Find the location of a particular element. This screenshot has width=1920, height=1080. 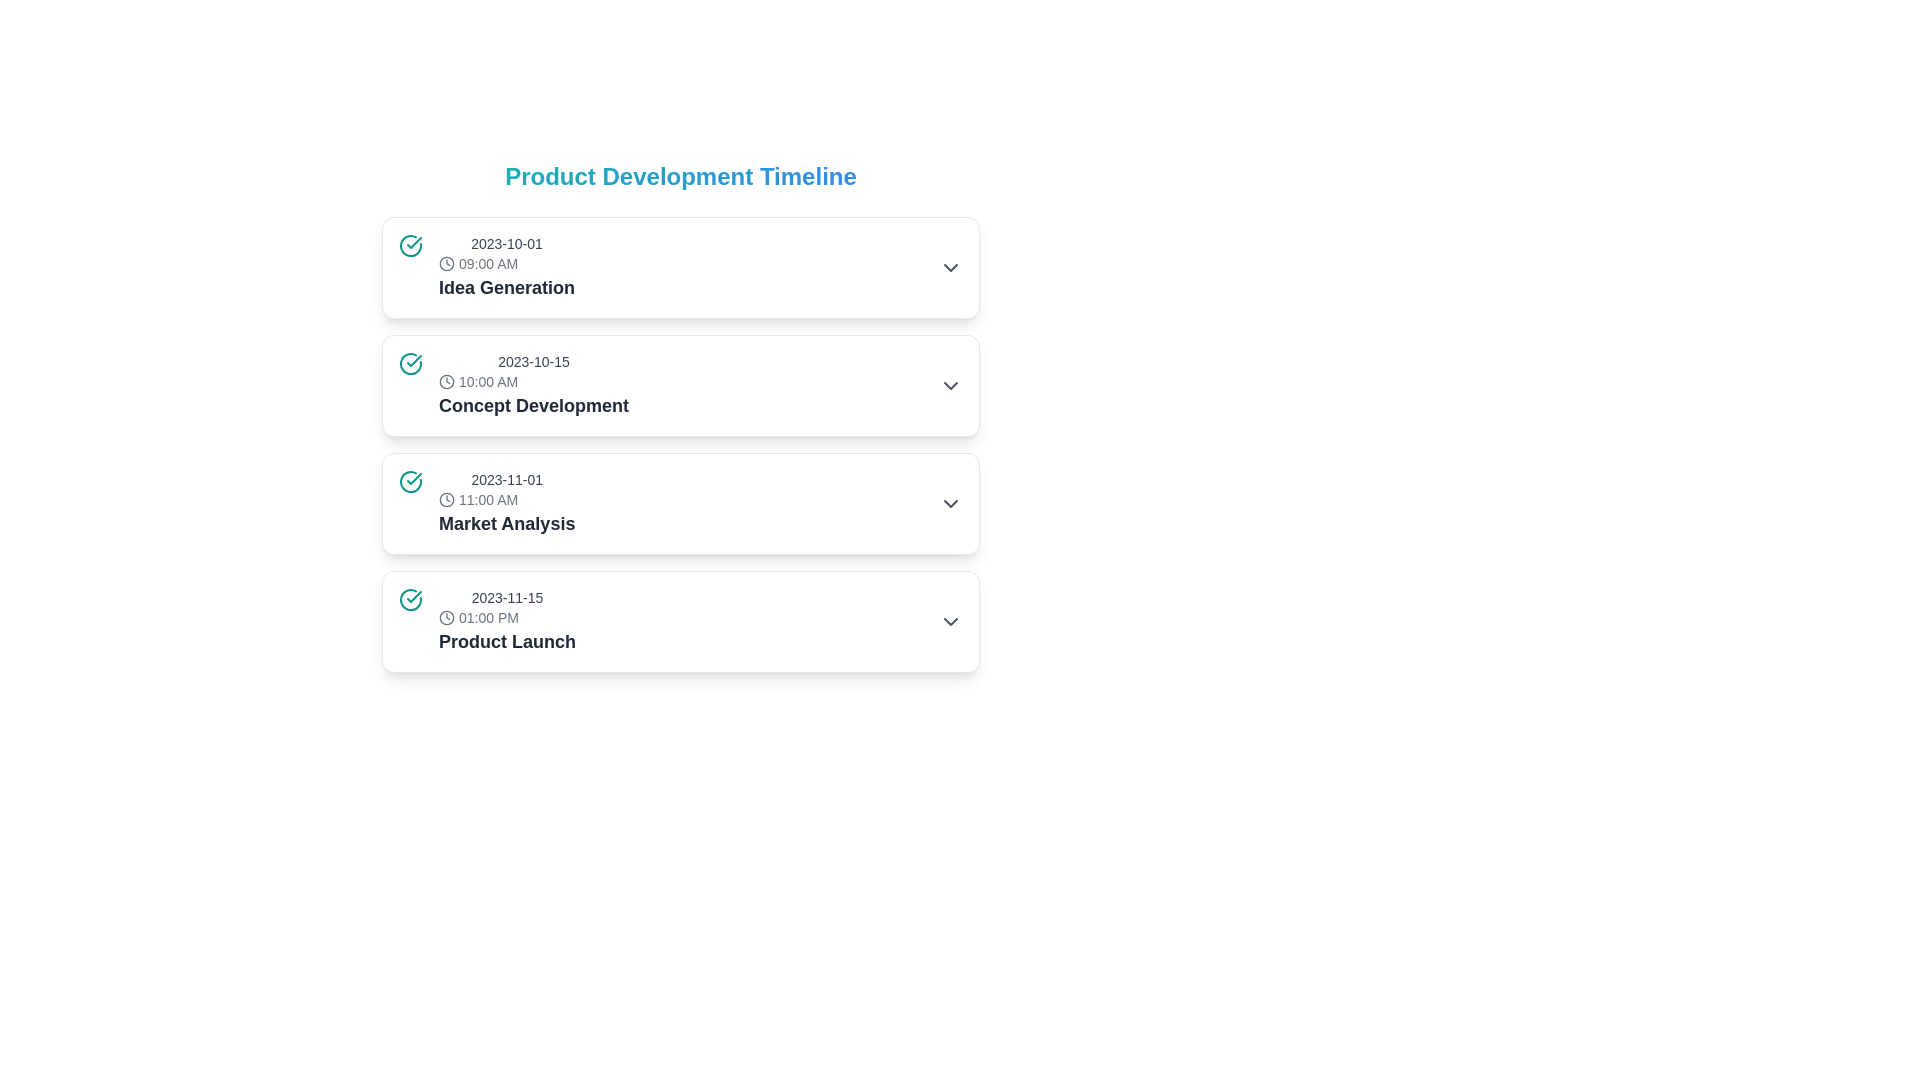

clock icon located to the left of the text '11:00 AM' within the 'Market Analysis' timeline entry, which is the third item in the vertical list under 'Product Development Timeline' is located at coordinates (445, 499).